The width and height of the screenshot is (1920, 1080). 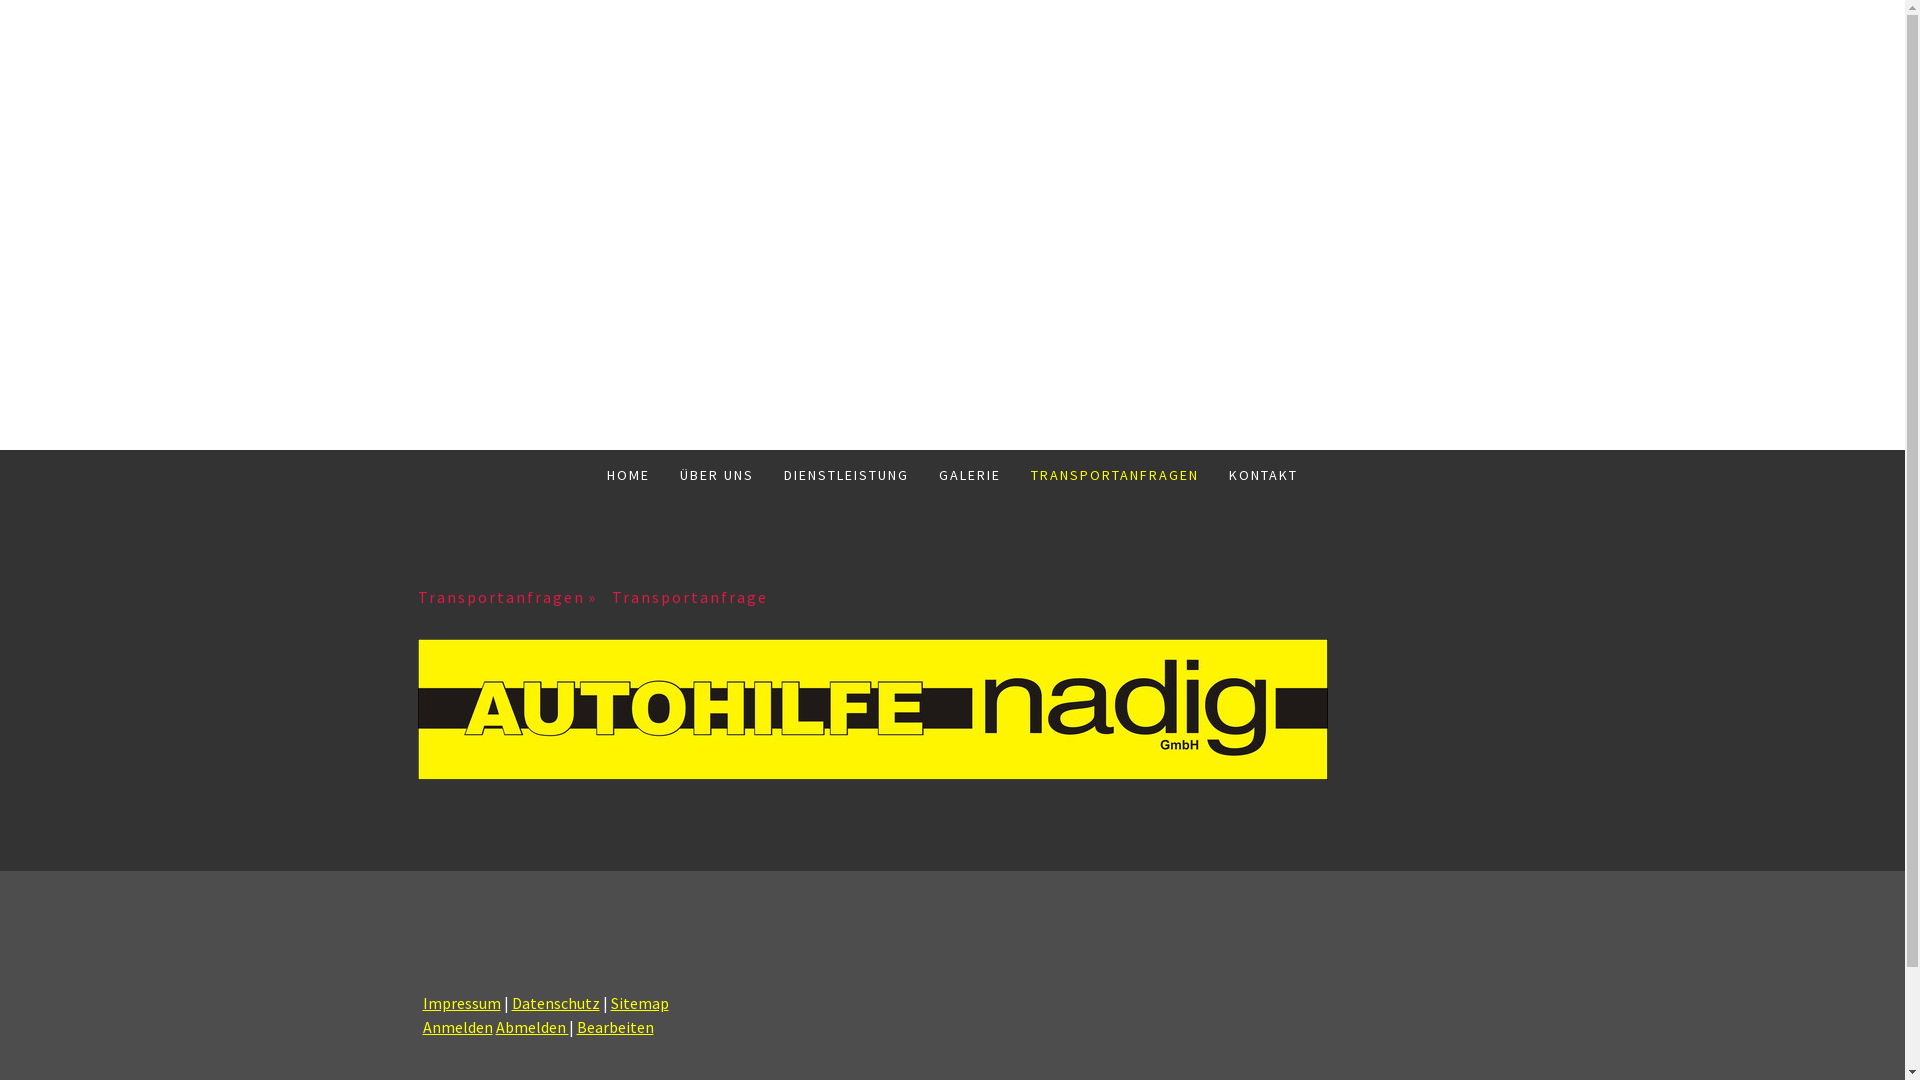 I want to click on 'Transportanfragen', so click(x=514, y=596).